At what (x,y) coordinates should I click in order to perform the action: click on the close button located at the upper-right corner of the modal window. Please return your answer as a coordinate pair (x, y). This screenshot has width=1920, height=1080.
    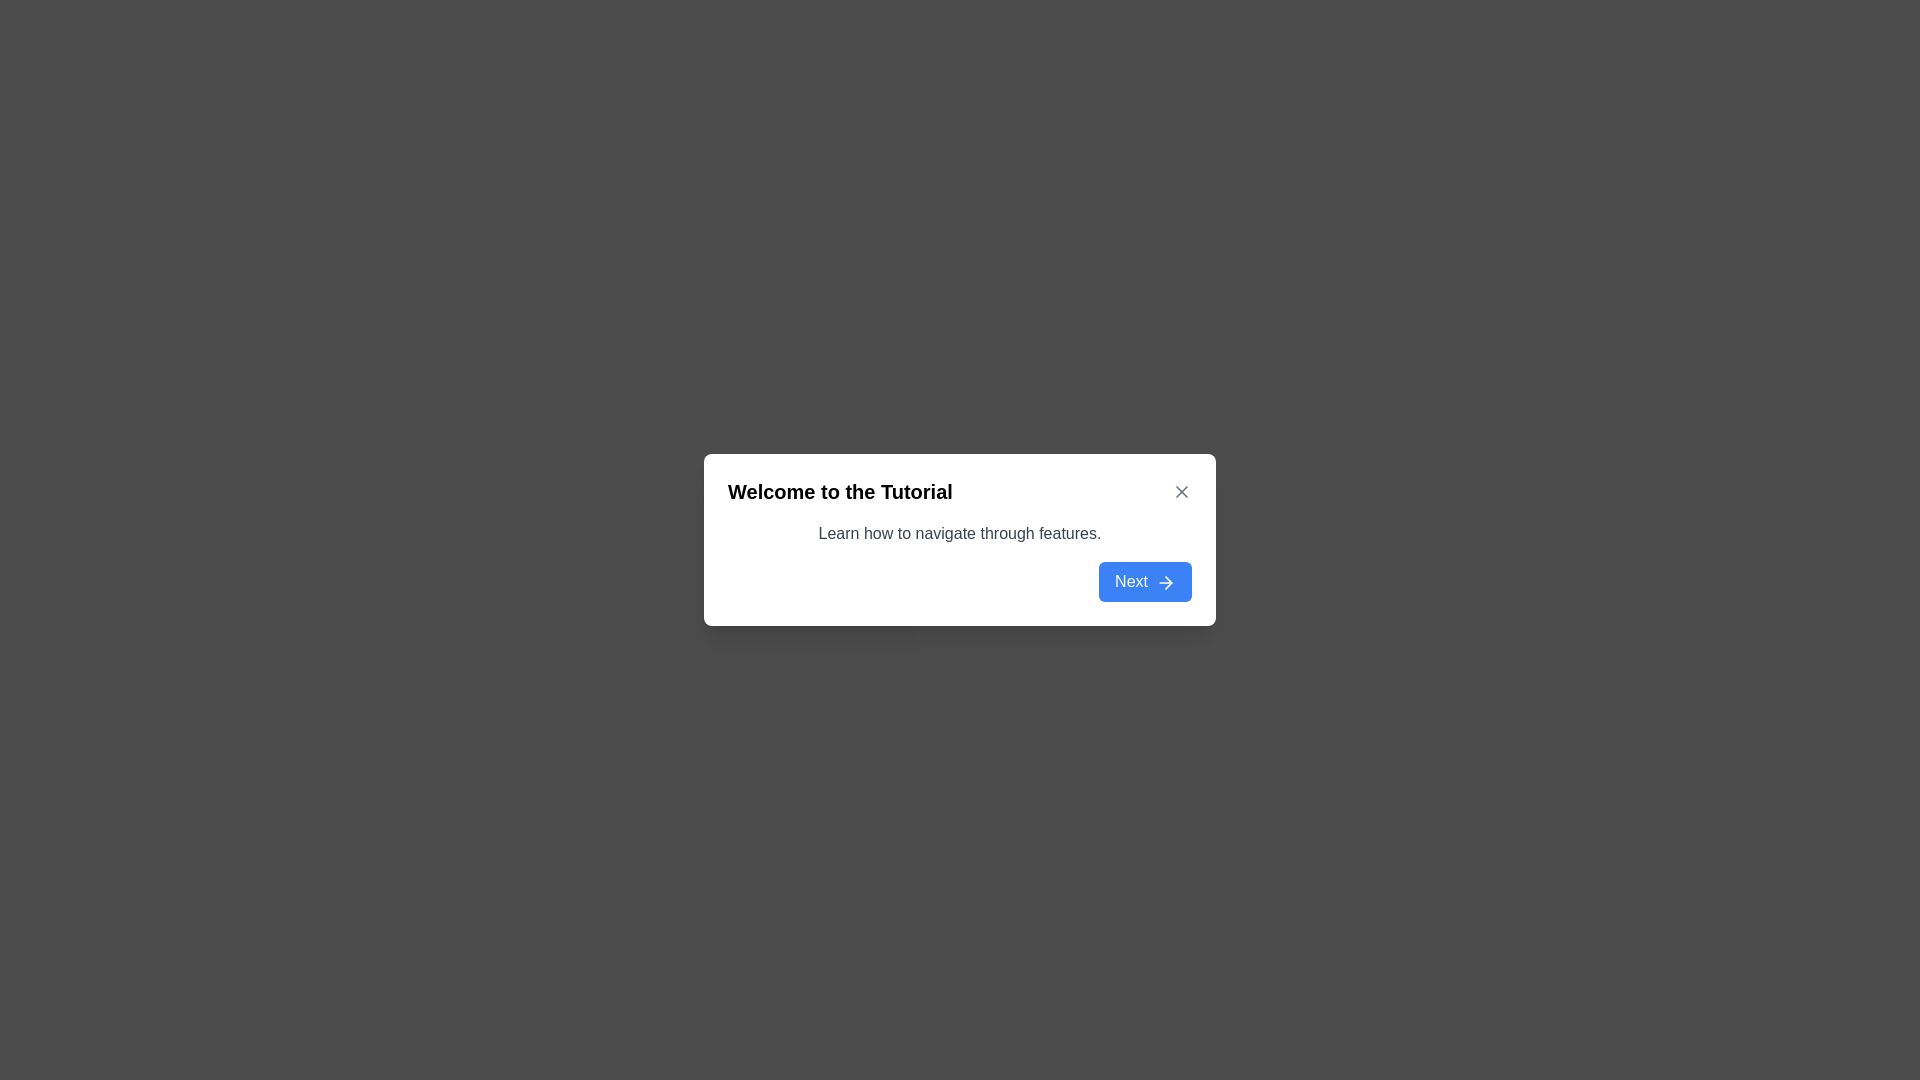
    Looking at the image, I should click on (1181, 492).